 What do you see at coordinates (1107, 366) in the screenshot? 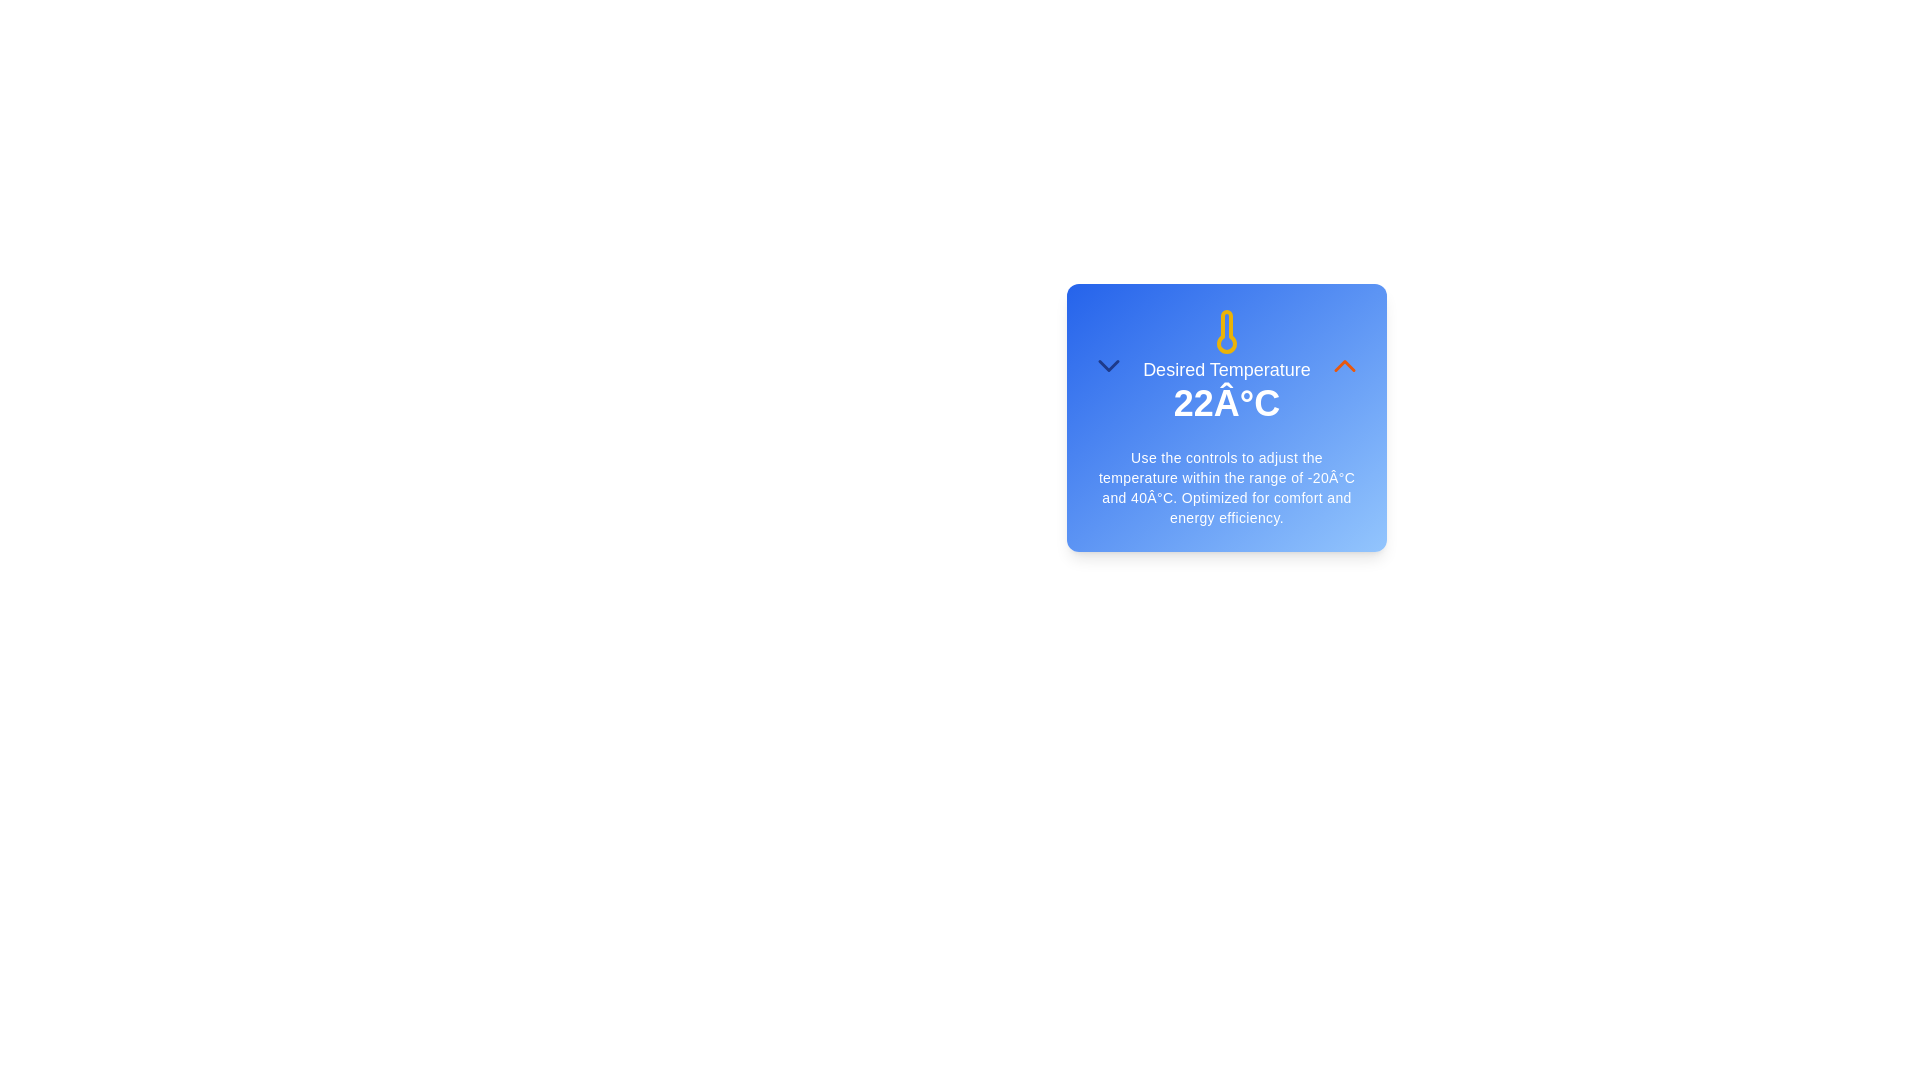
I see `the blue-chevron button to decrease the temperature` at bounding box center [1107, 366].